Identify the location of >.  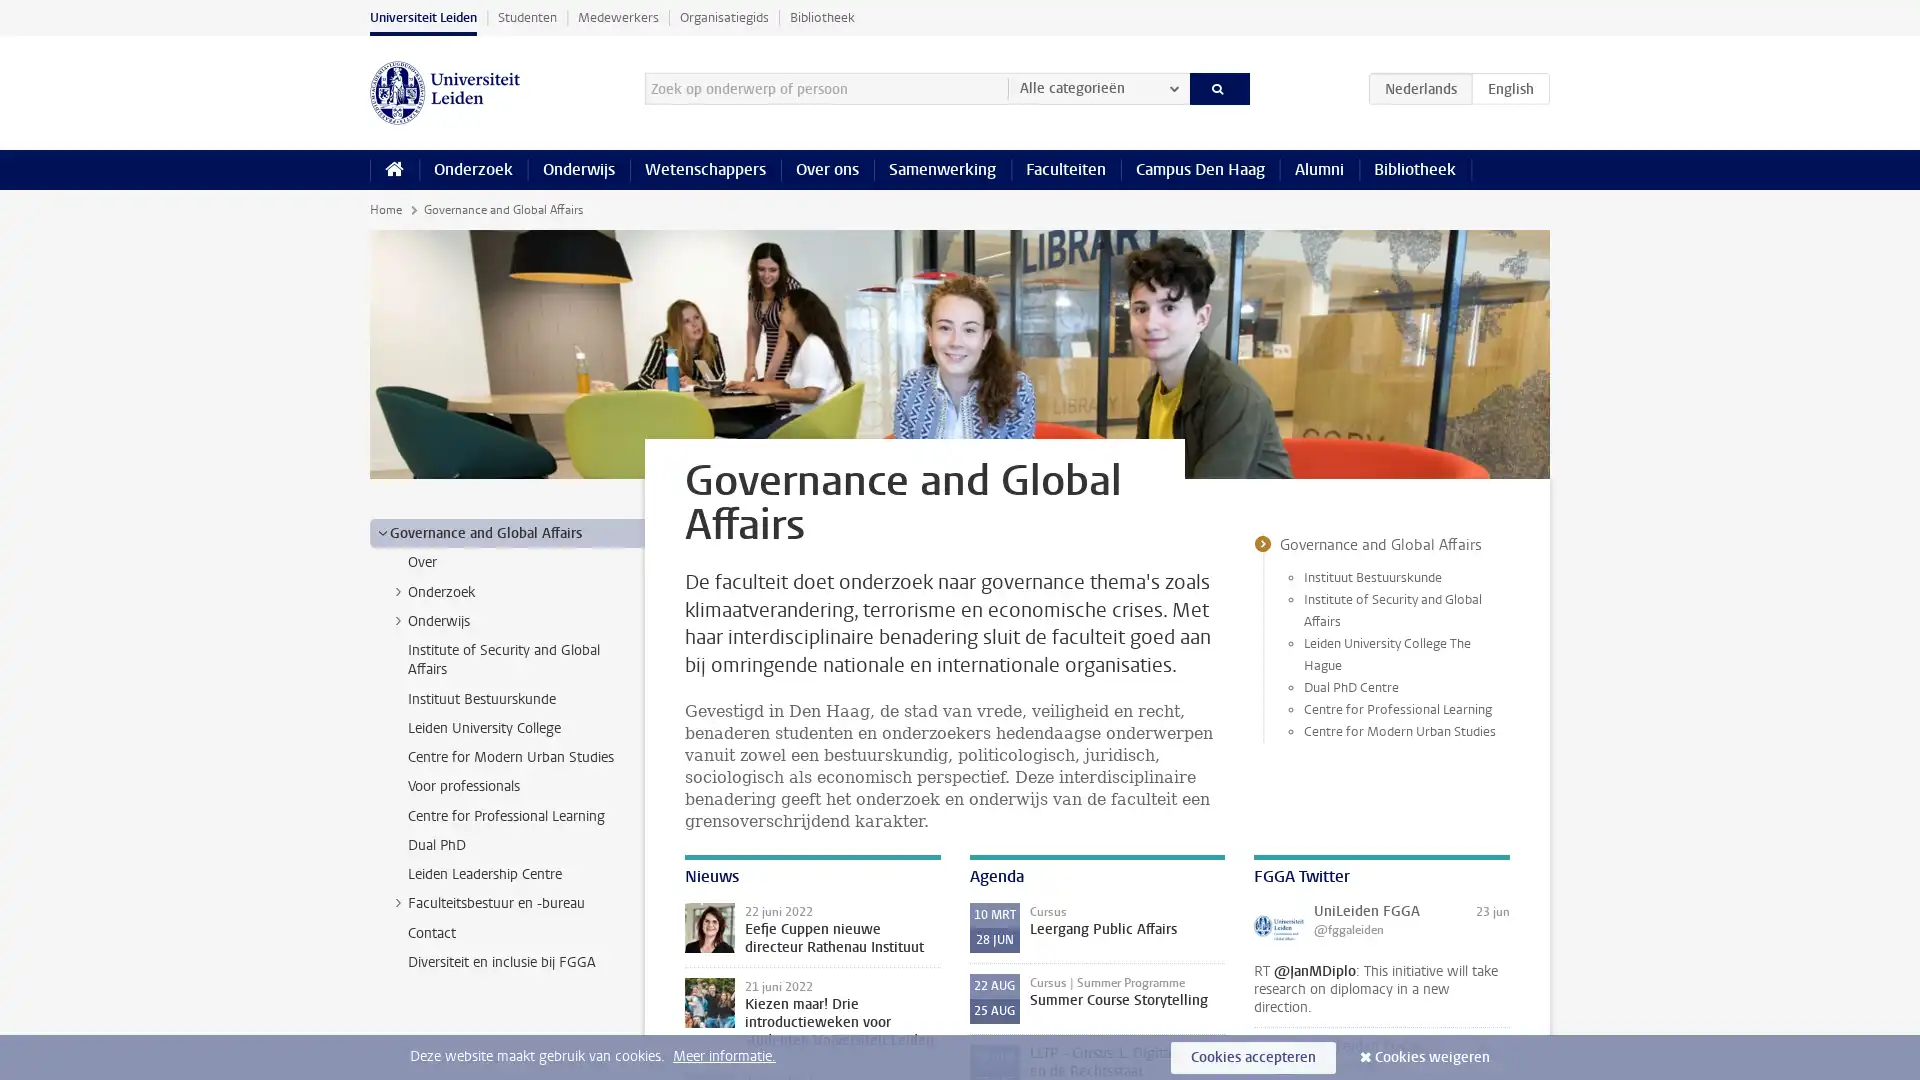
(398, 902).